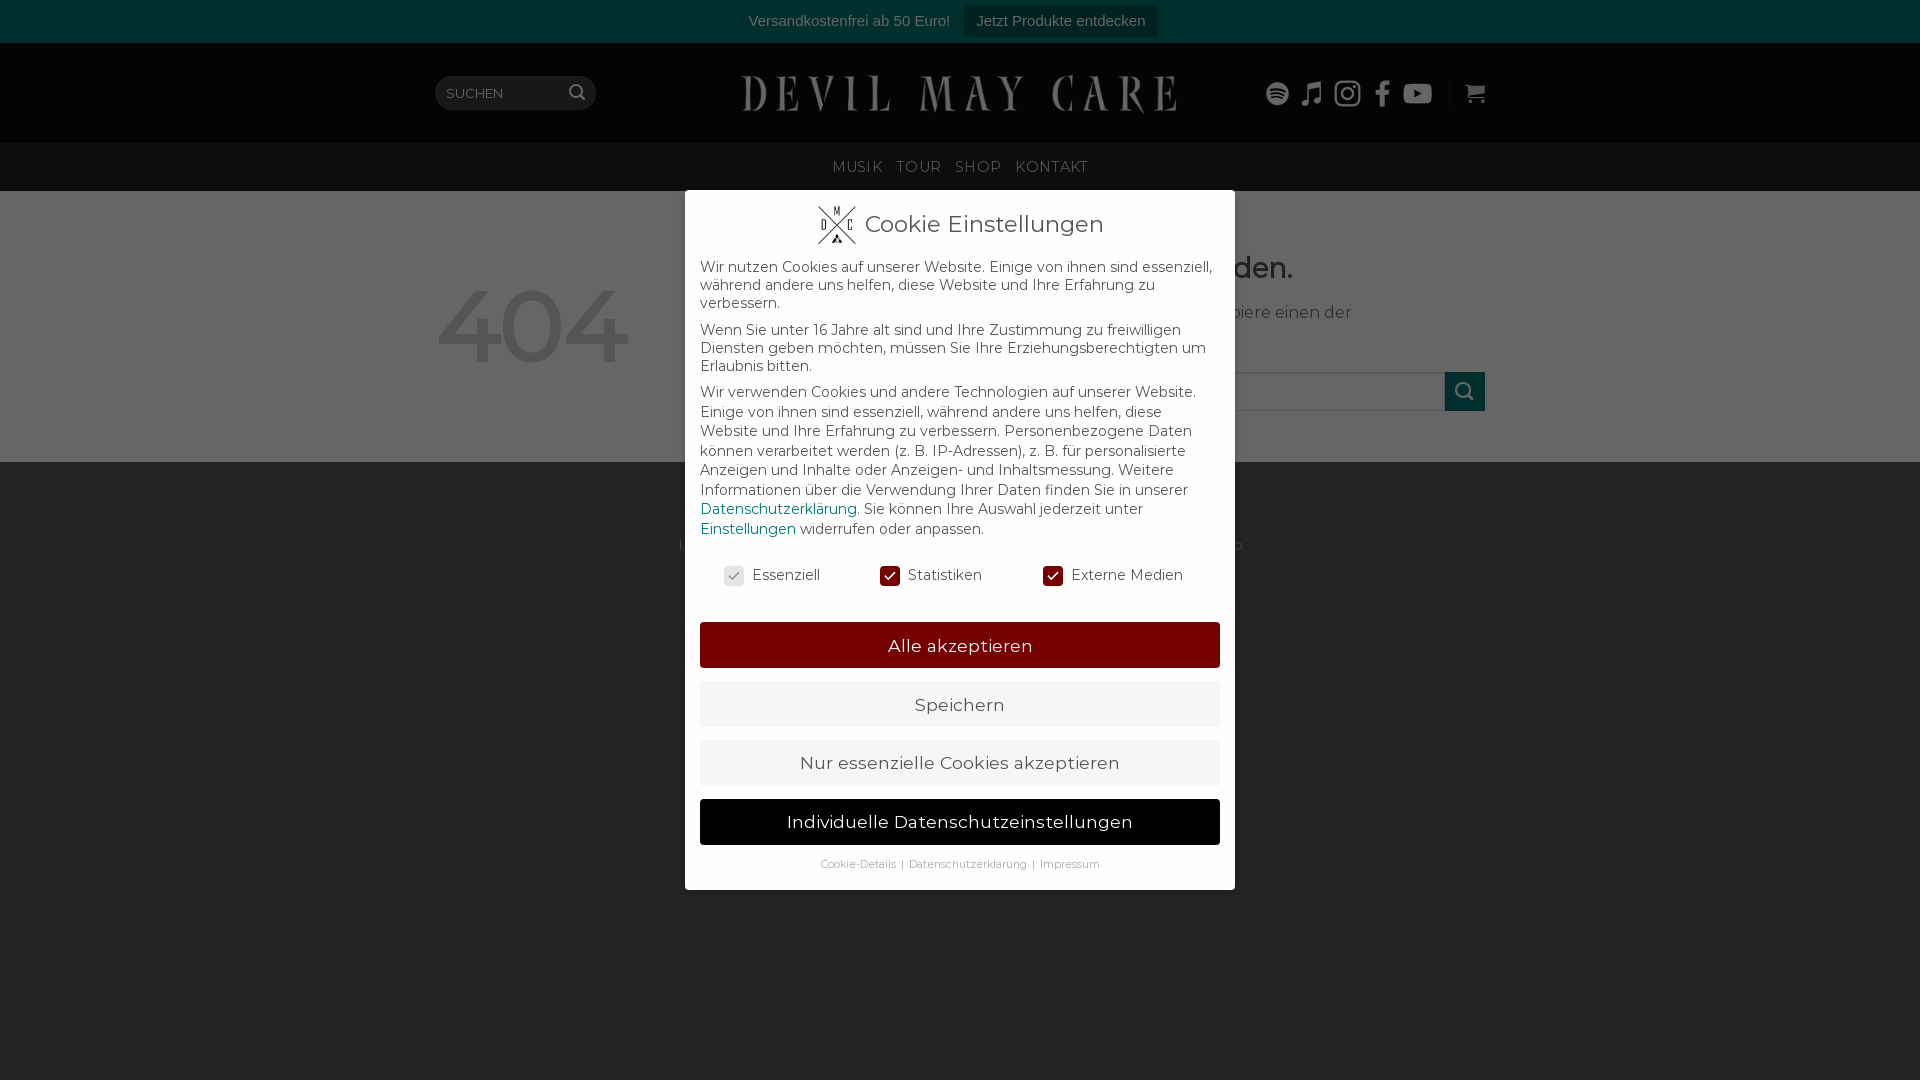 This screenshot has height=1080, width=1920. Describe the element at coordinates (720, 544) in the screenshot. I see `'Impressum'` at that location.